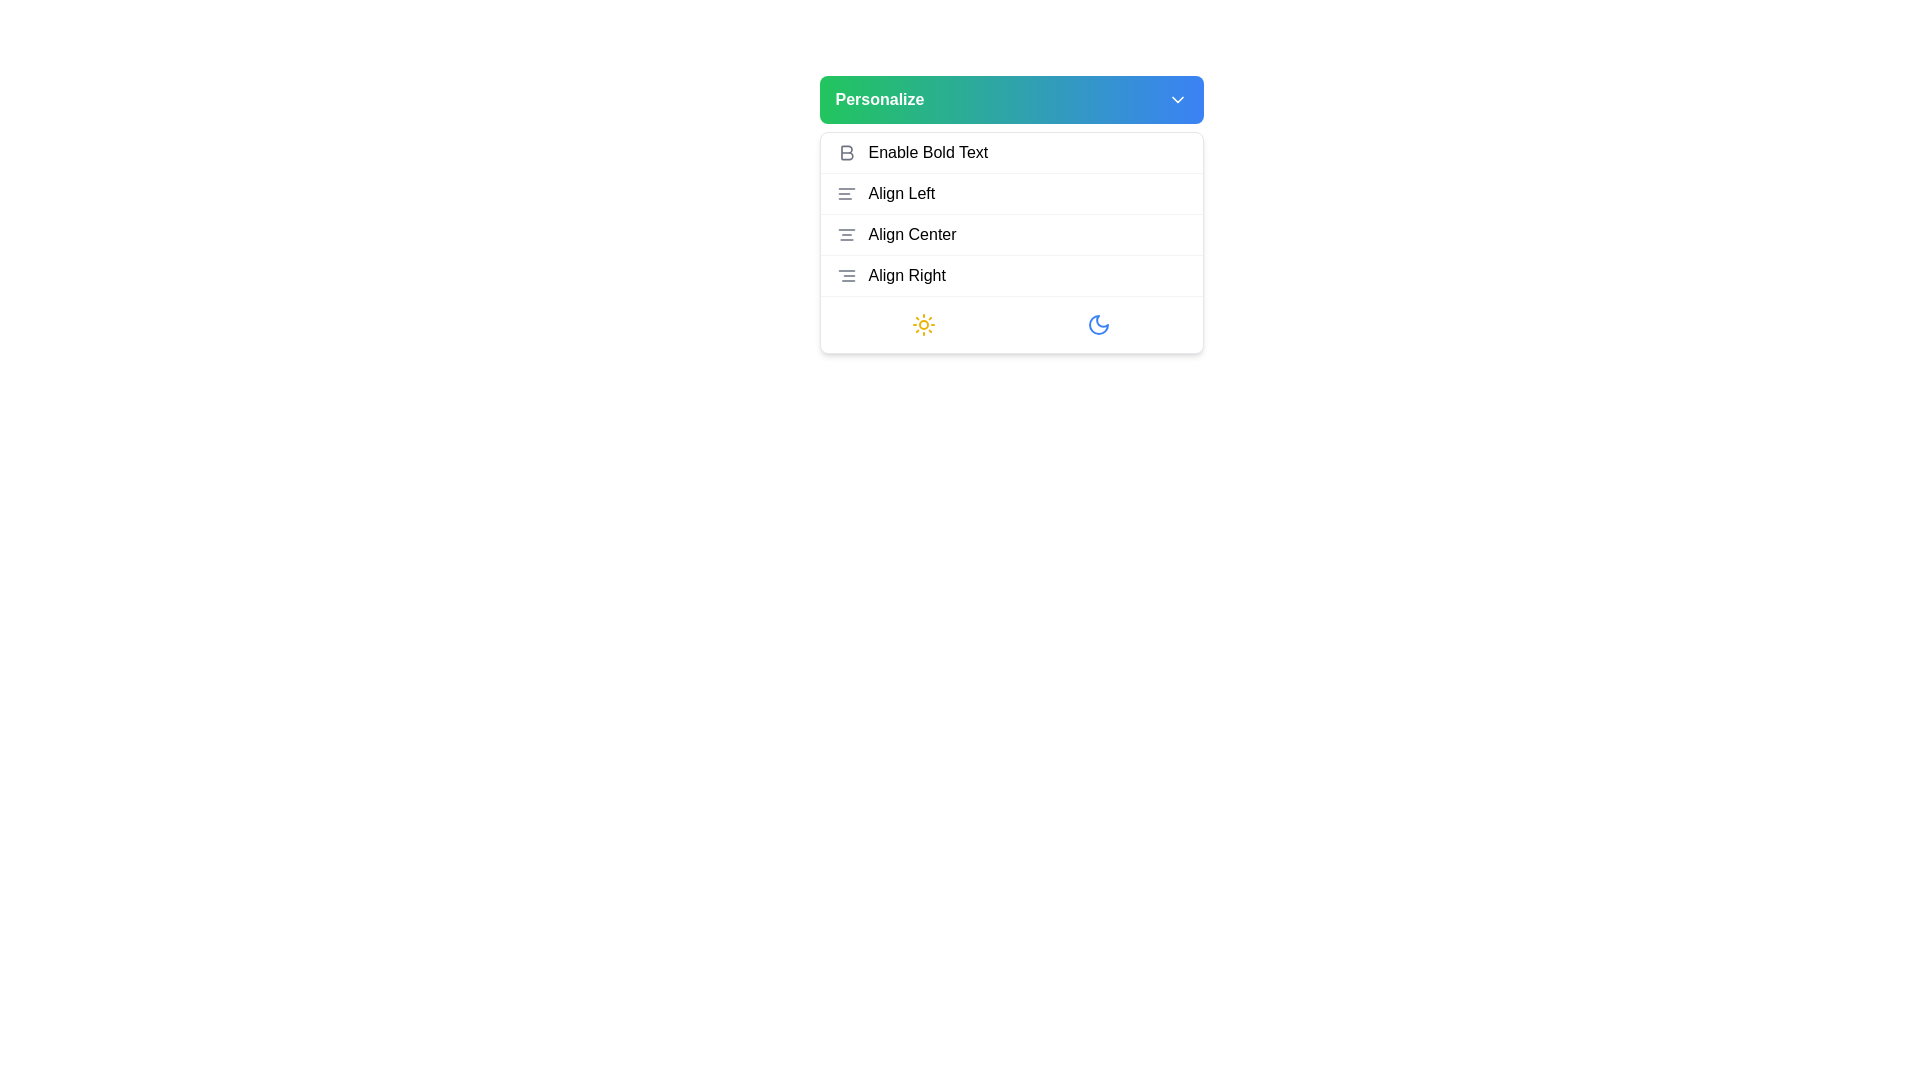 The width and height of the screenshot is (1920, 1080). Describe the element at coordinates (846, 276) in the screenshot. I see `the 'Align Right' icon, which visually represents the 'Align Right' action and is positioned to the left of the 'Align Right' text label within the alignment menu` at that location.